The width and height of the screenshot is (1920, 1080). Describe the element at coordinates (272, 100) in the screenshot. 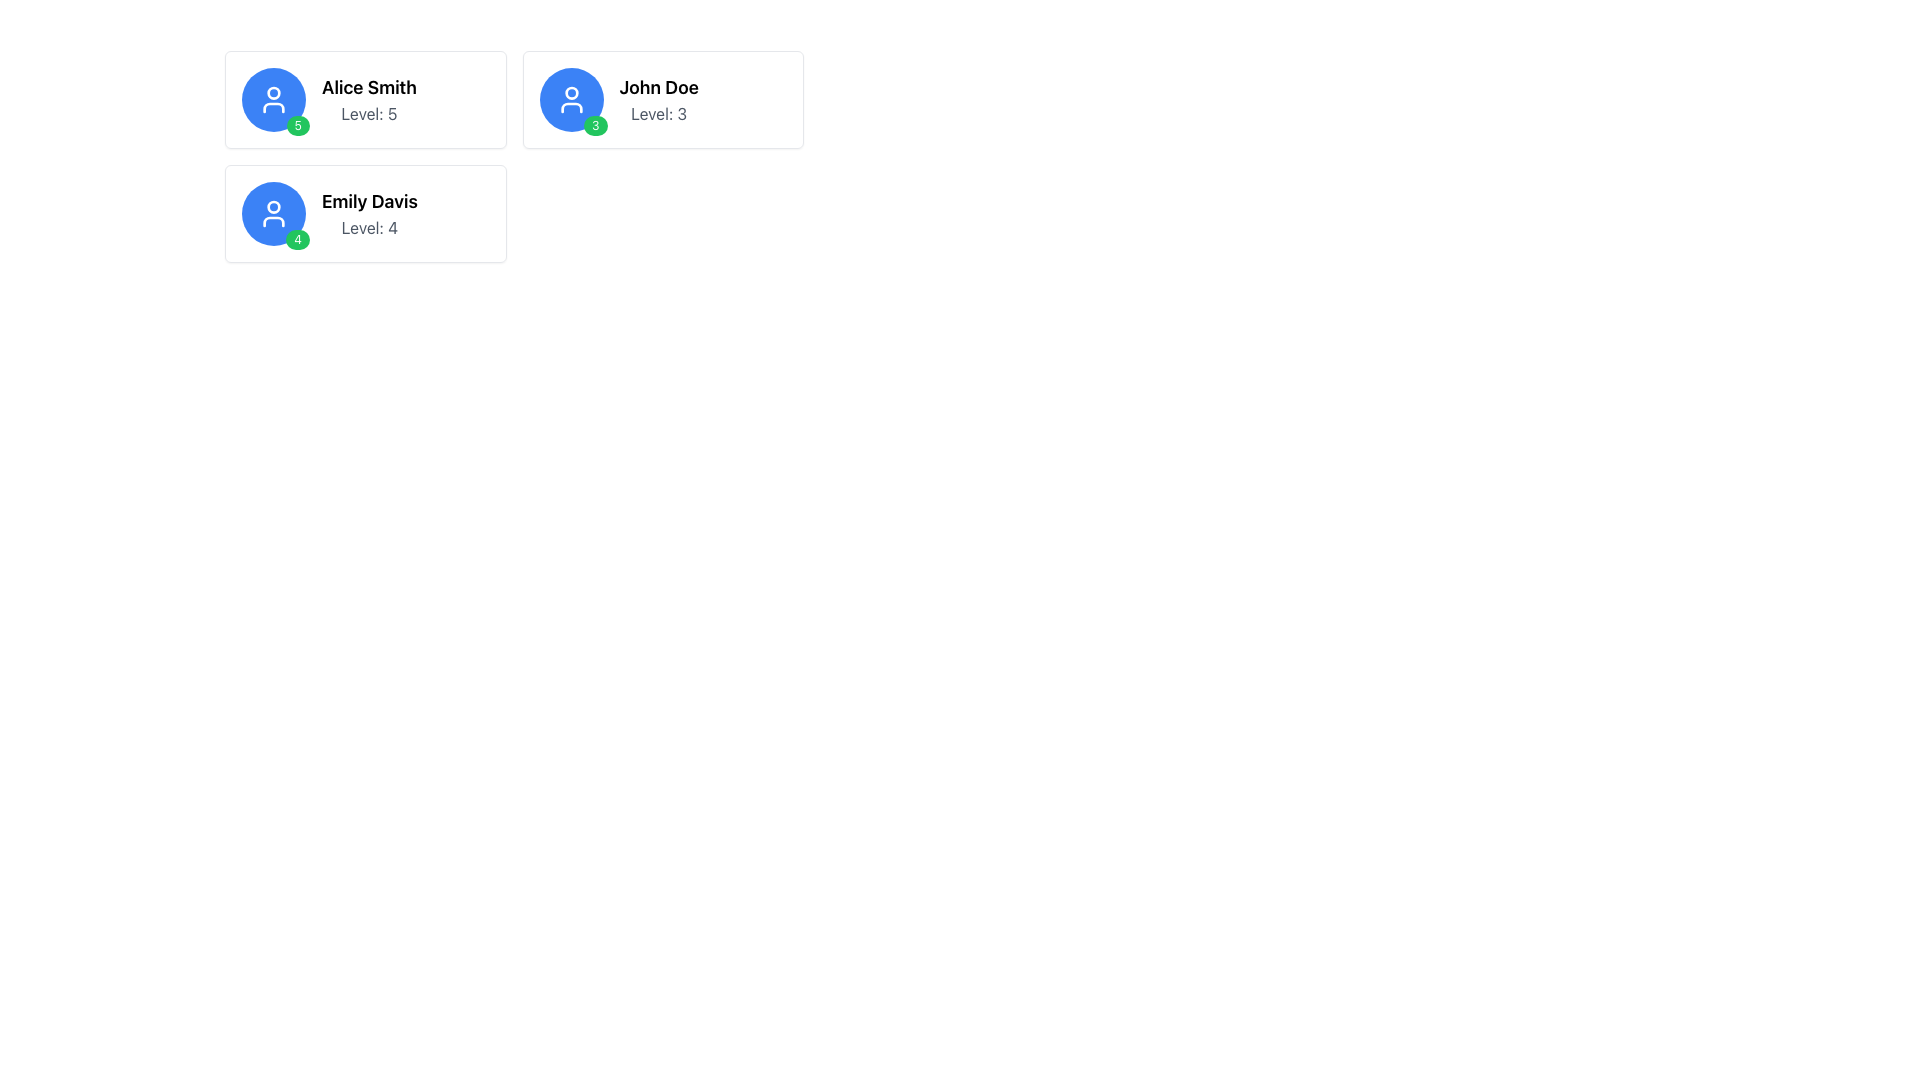

I see `the Avatar with Badge representing the user identifier for Alice Smith, located in the top-left corner of the card displaying 'Level: 5'` at that location.